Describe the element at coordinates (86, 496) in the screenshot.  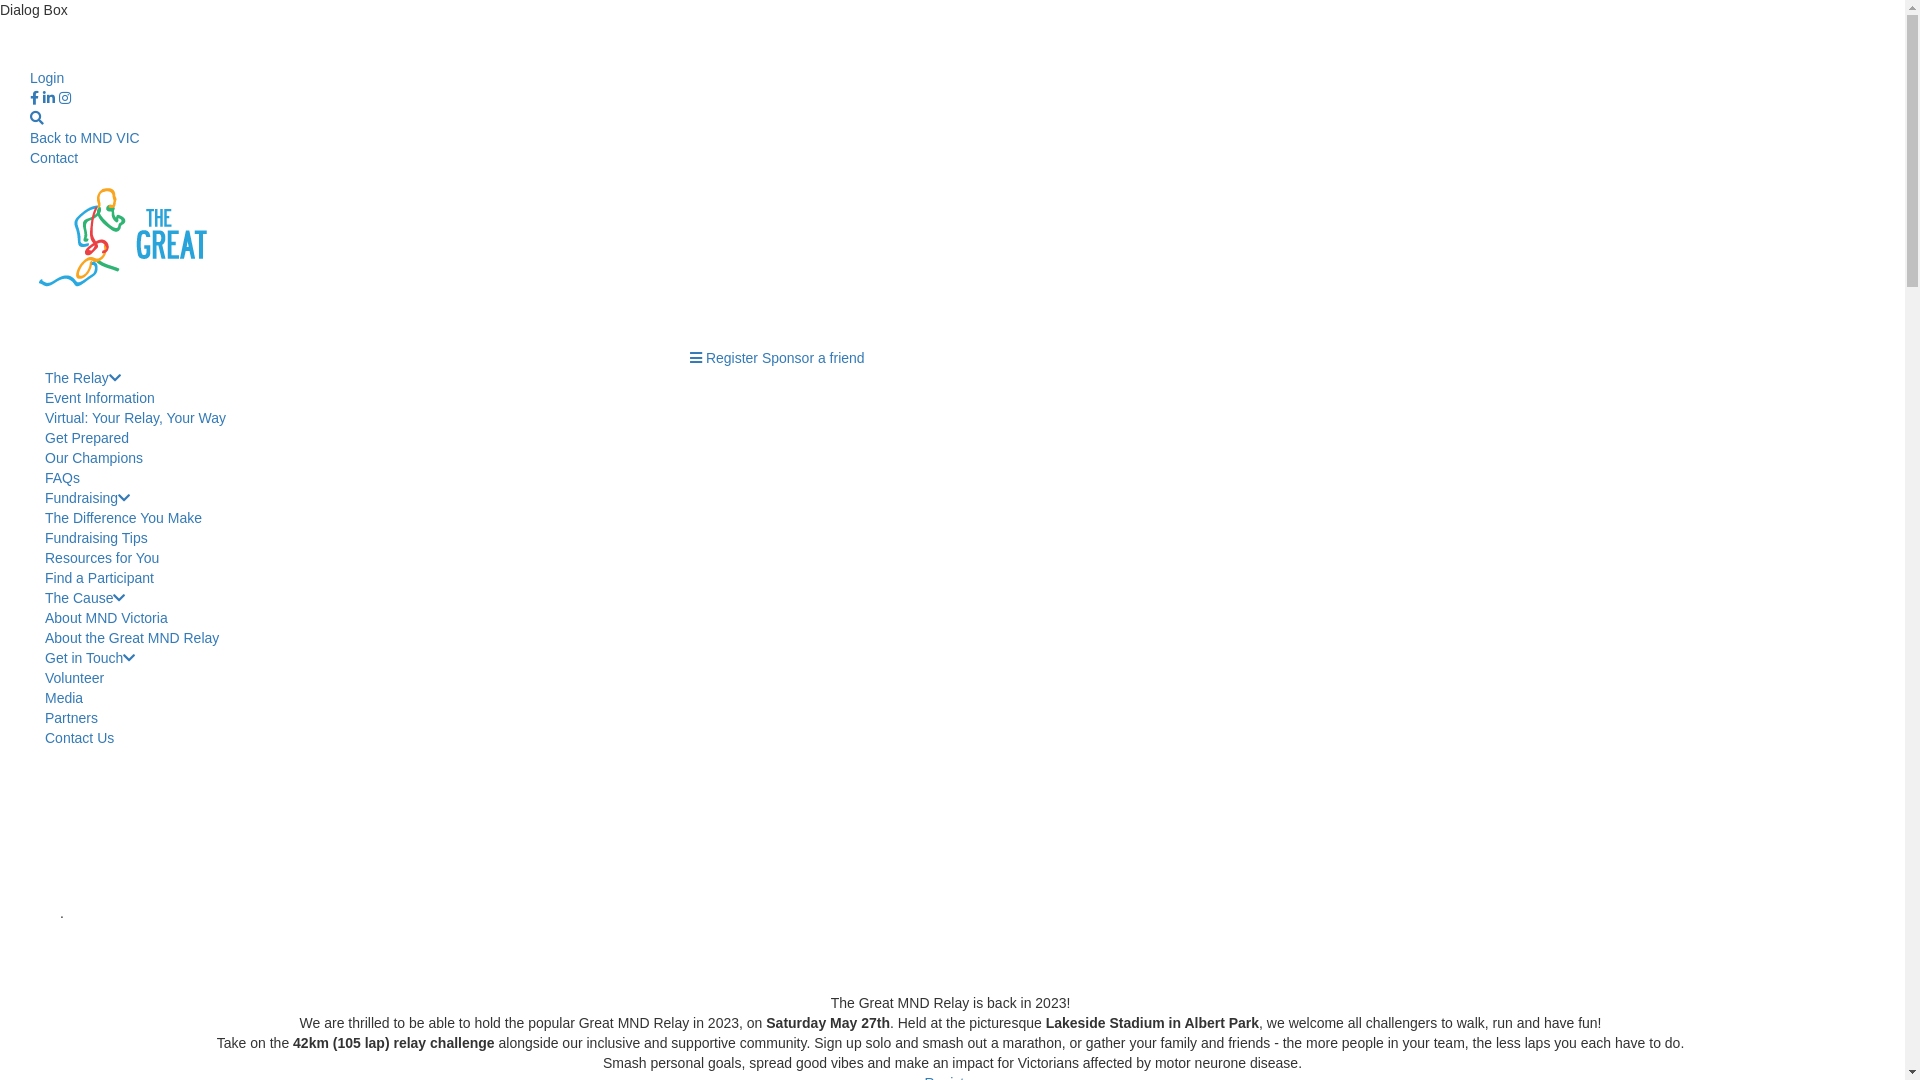
I see `'Fundraising'` at that location.